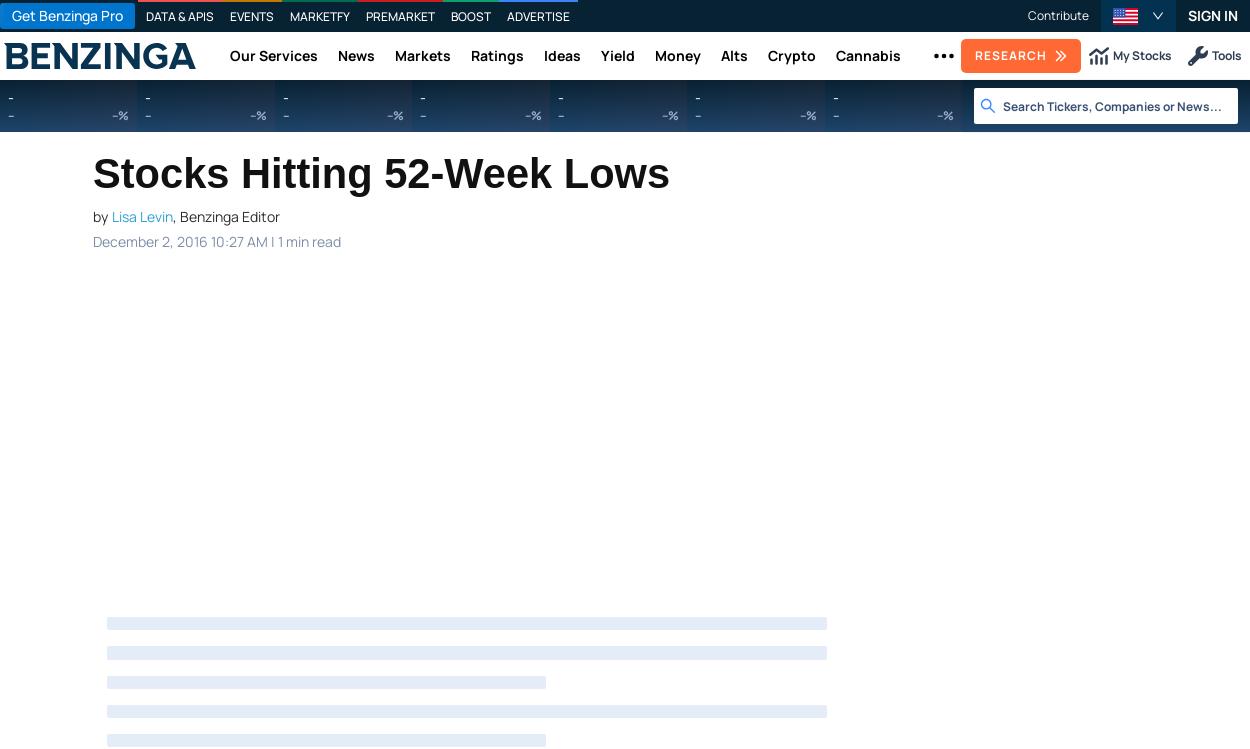 The width and height of the screenshot is (1250, 749). I want to click on 'Contribute', so click(1058, 15).